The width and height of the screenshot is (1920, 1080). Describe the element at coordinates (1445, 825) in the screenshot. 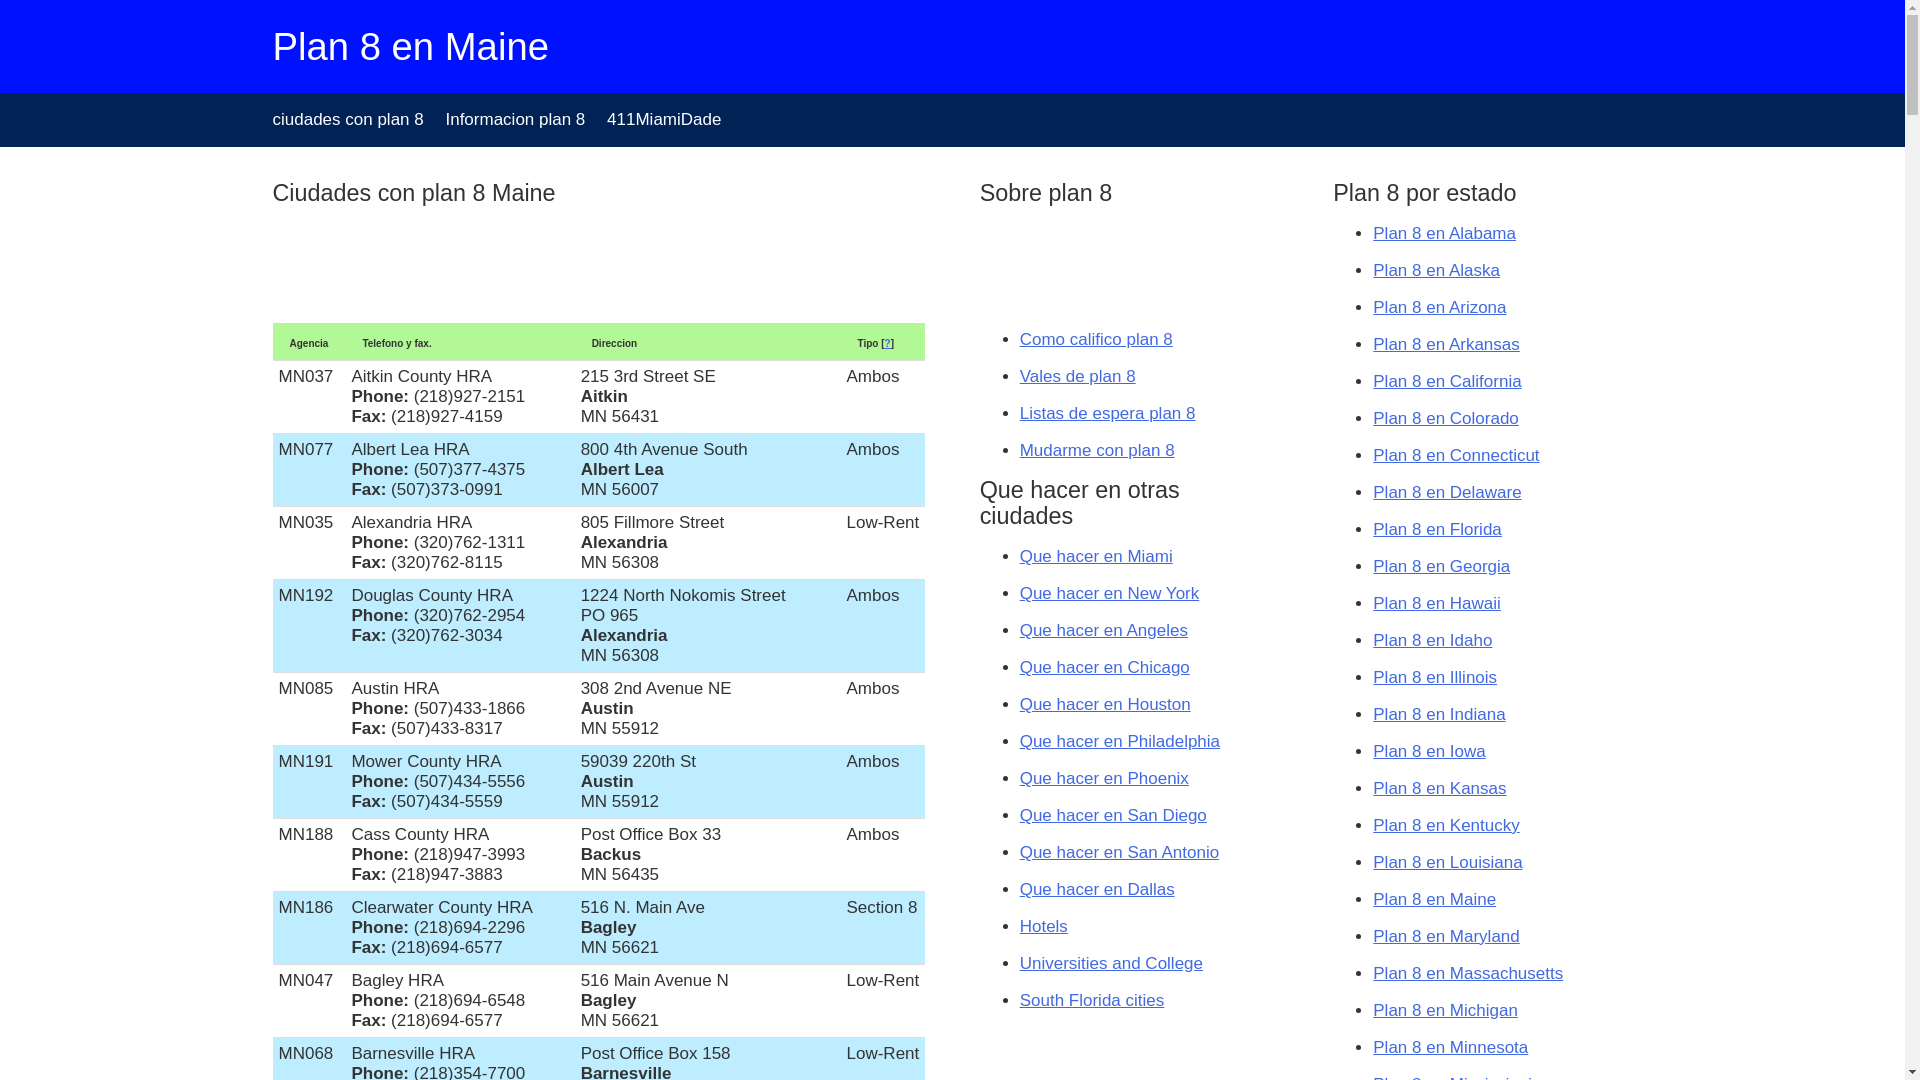

I see `'Plan 8 en Kentucky'` at that location.